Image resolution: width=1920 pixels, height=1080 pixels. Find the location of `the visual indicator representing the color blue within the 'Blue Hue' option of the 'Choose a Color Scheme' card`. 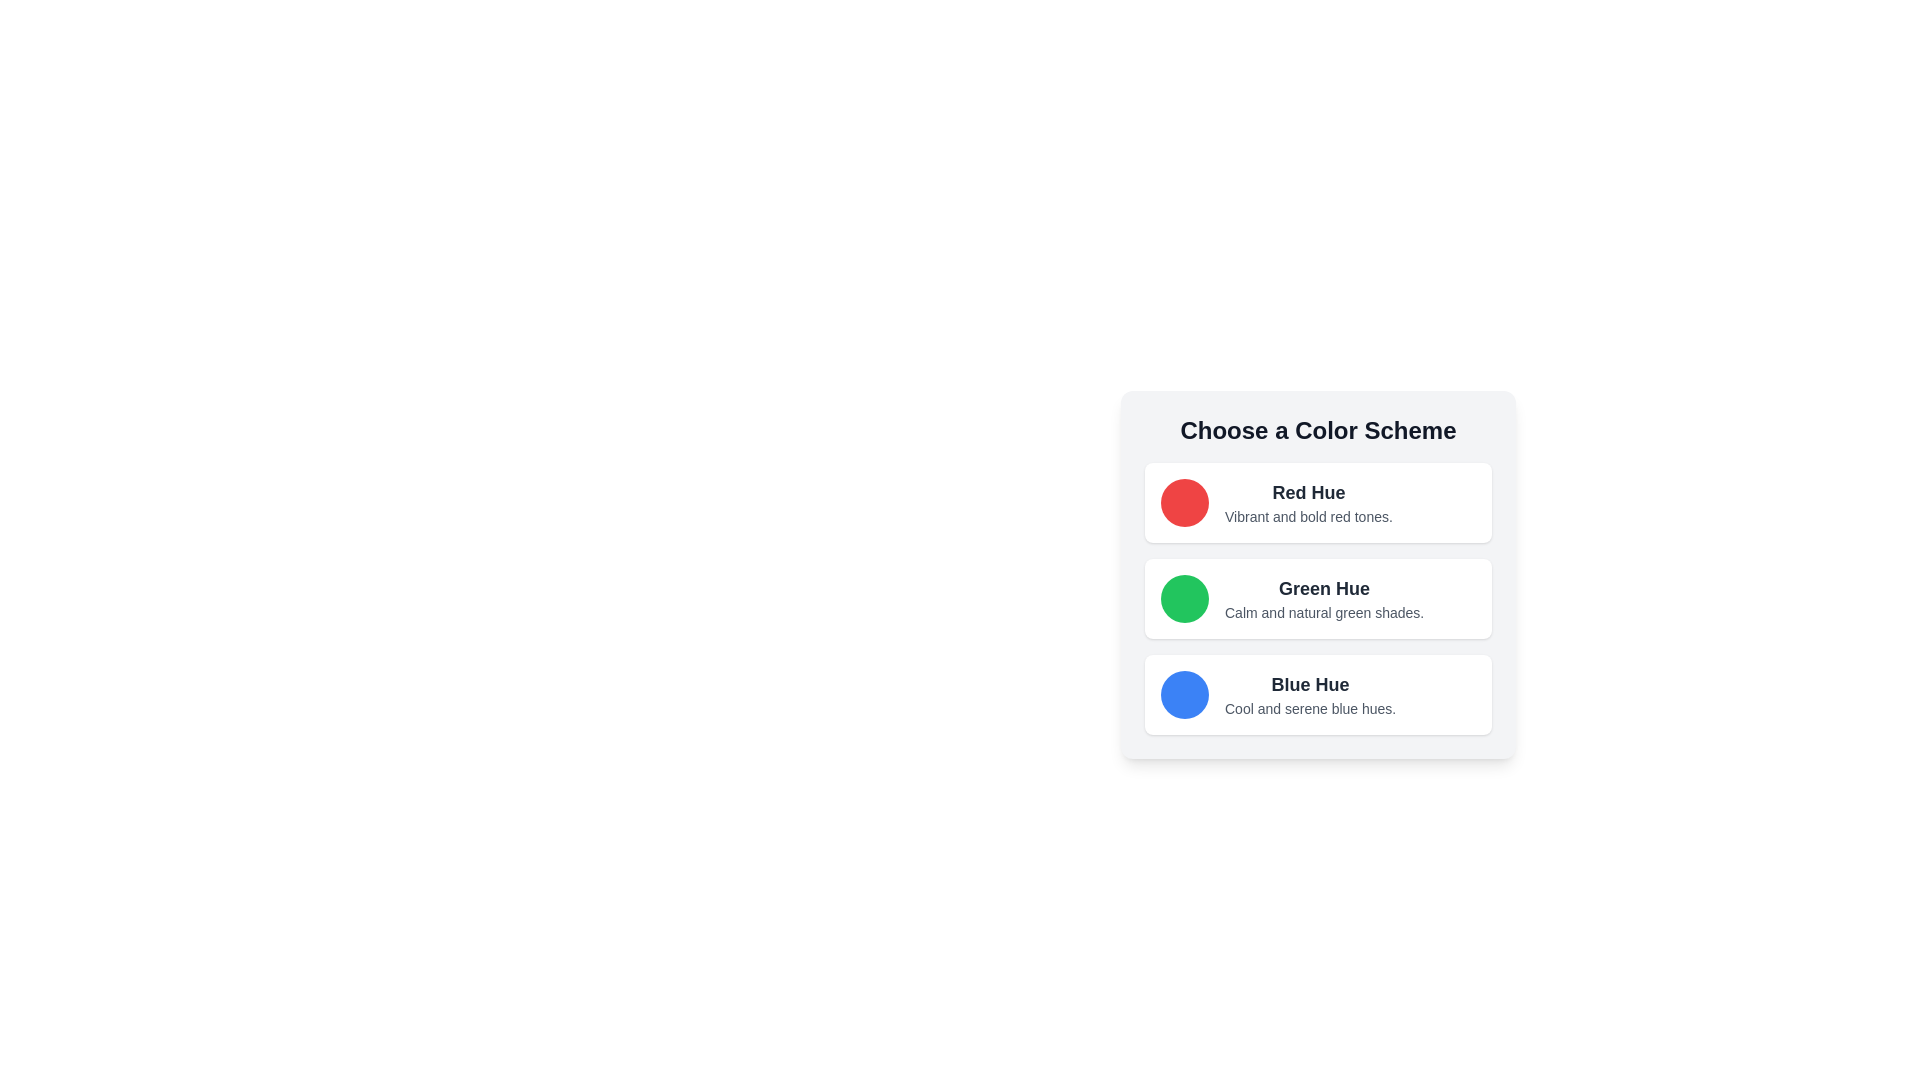

the visual indicator representing the color blue within the 'Blue Hue' option of the 'Choose a Color Scheme' card is located at coordinates (1185, 693).